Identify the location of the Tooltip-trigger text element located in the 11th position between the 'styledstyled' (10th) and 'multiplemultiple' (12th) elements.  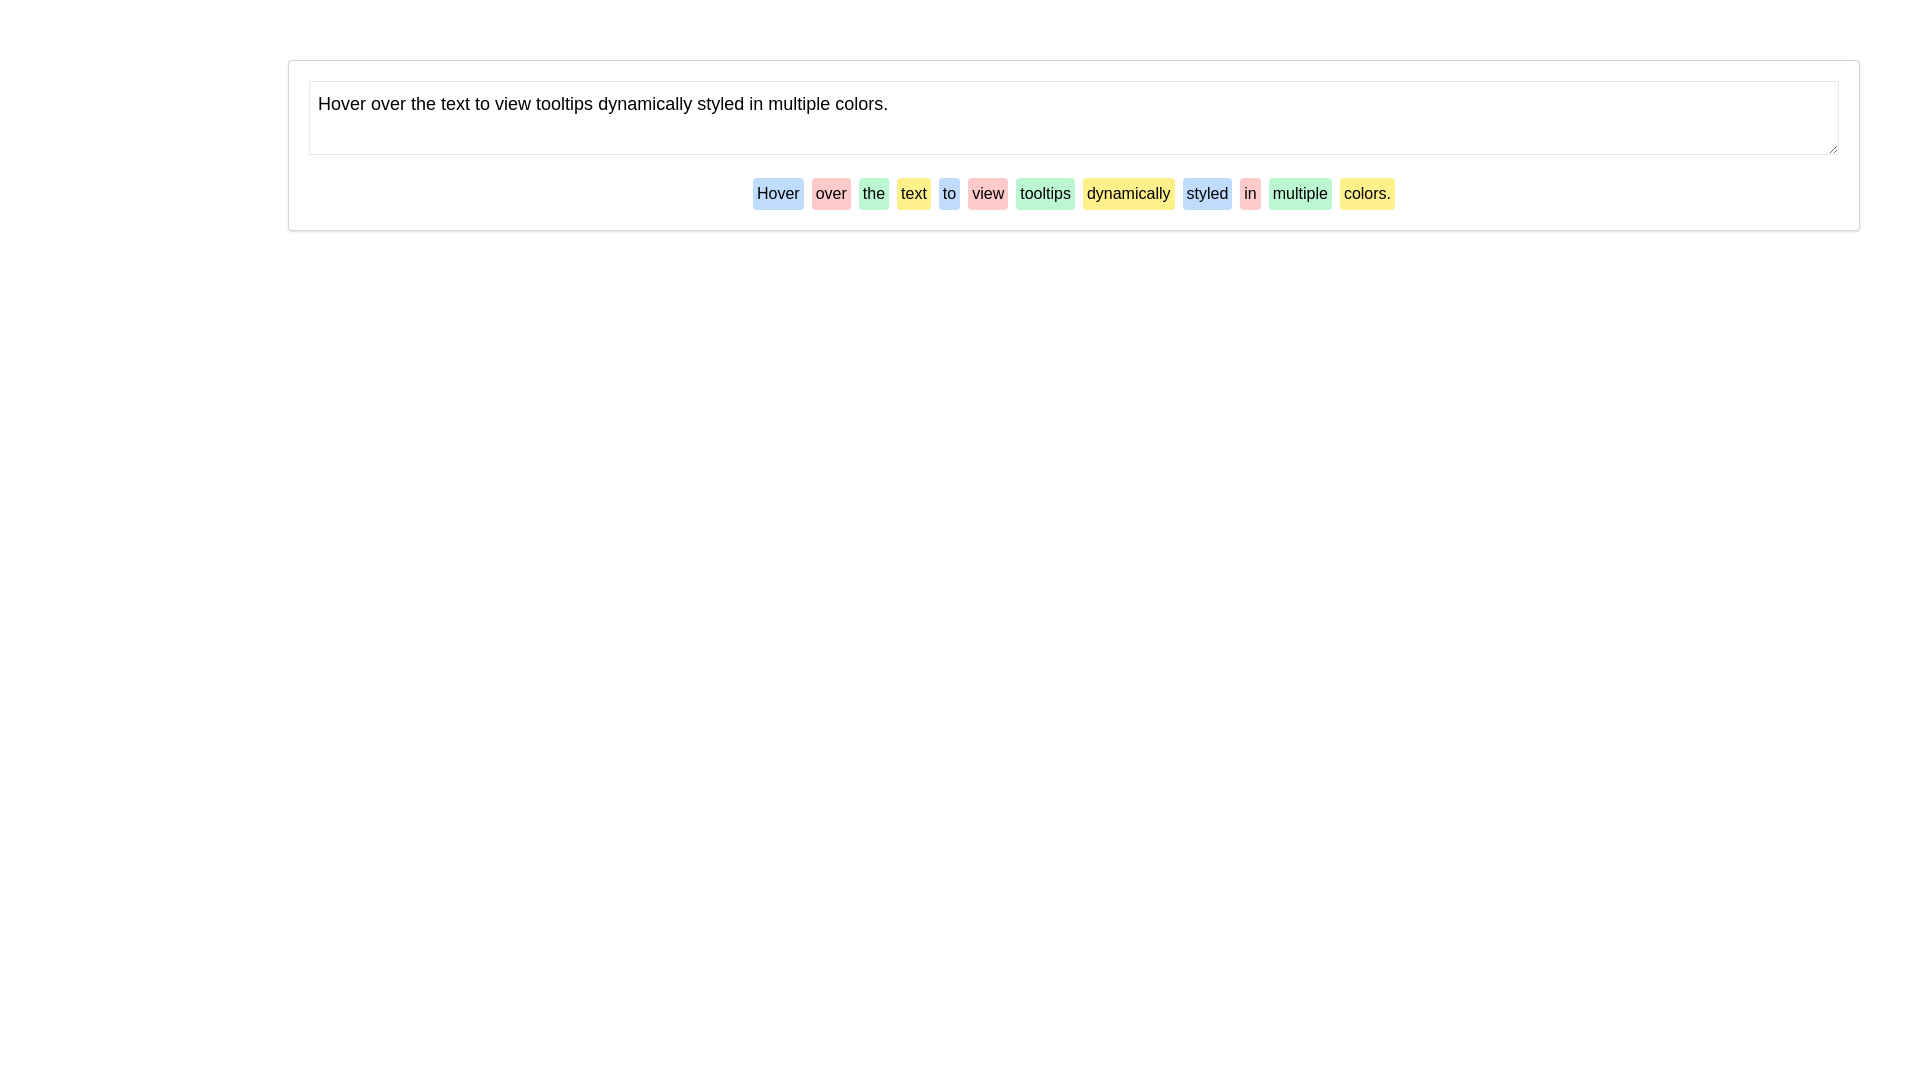
(1249, 193).